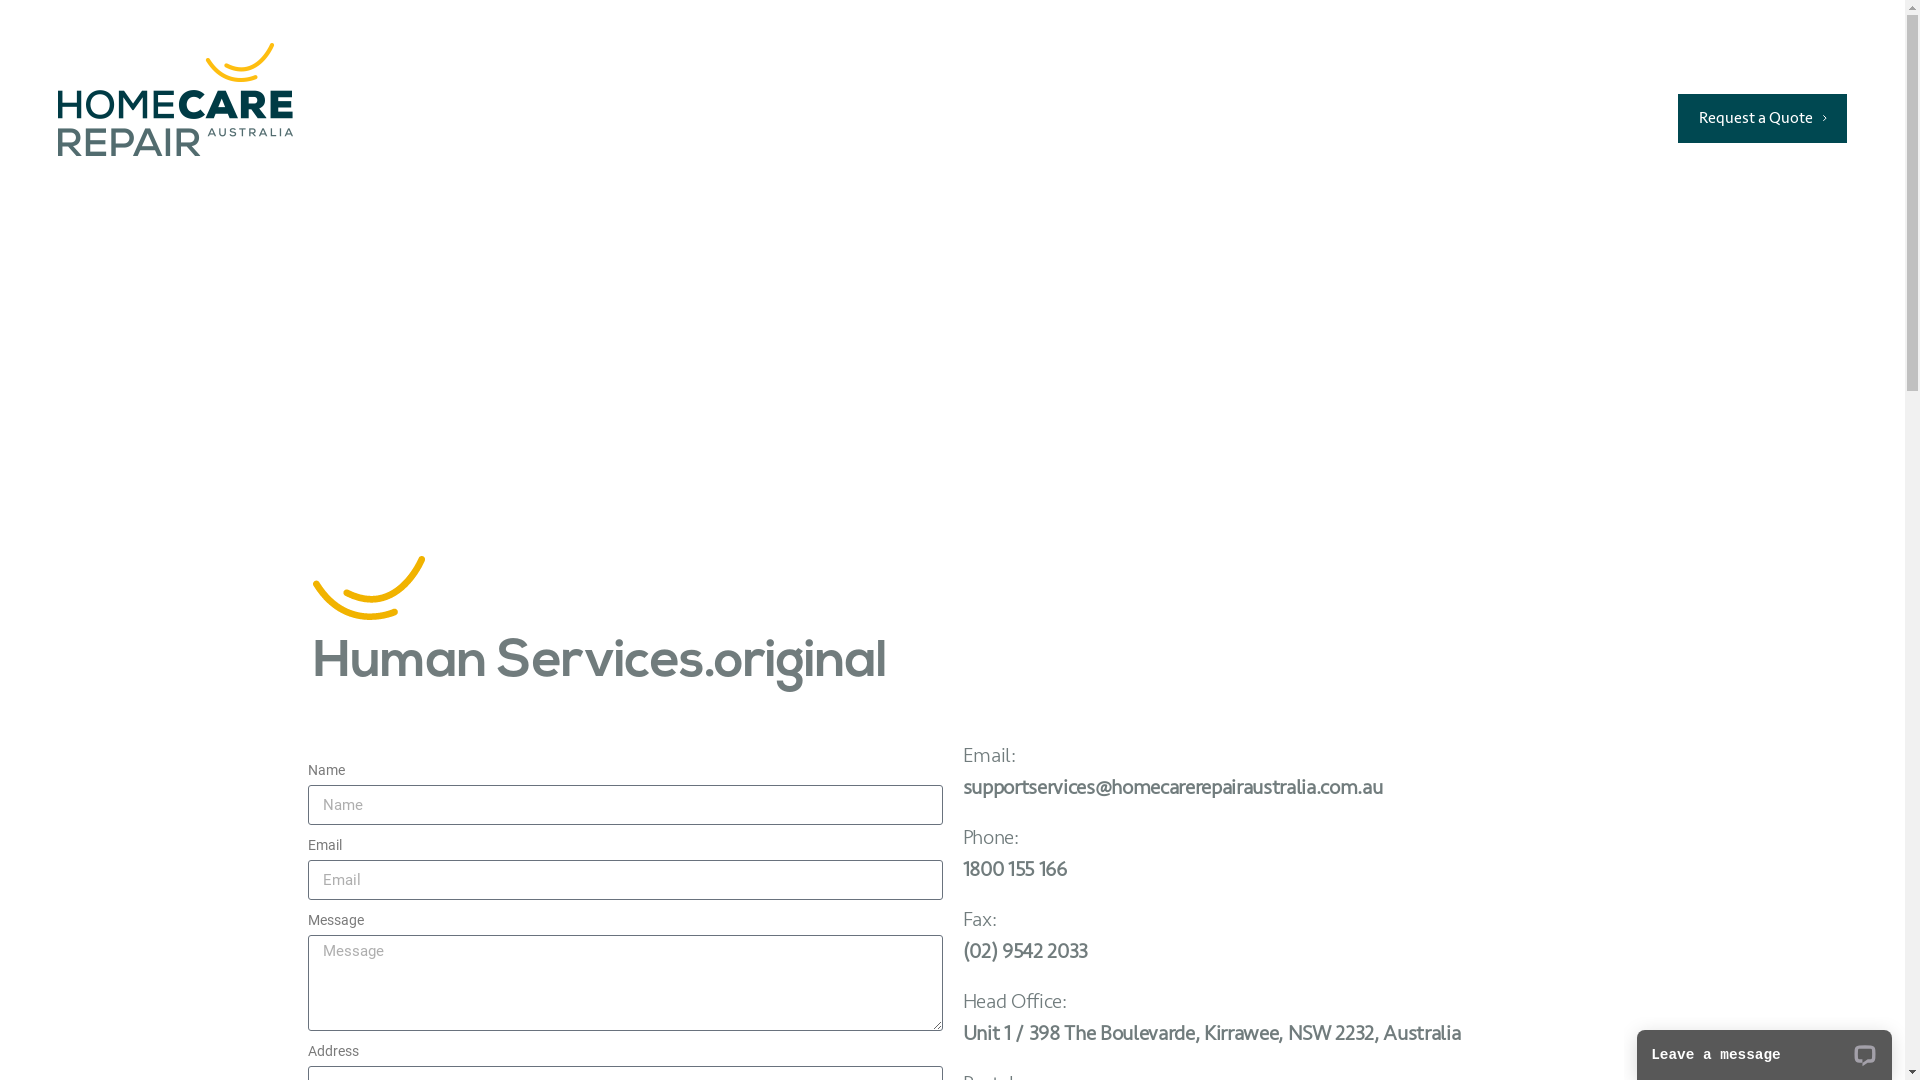 This screenshot has height=1080, width=1920. Describe the element at coordinates (1419, 117) in the screenshot. I see `'Contact'` at that location.